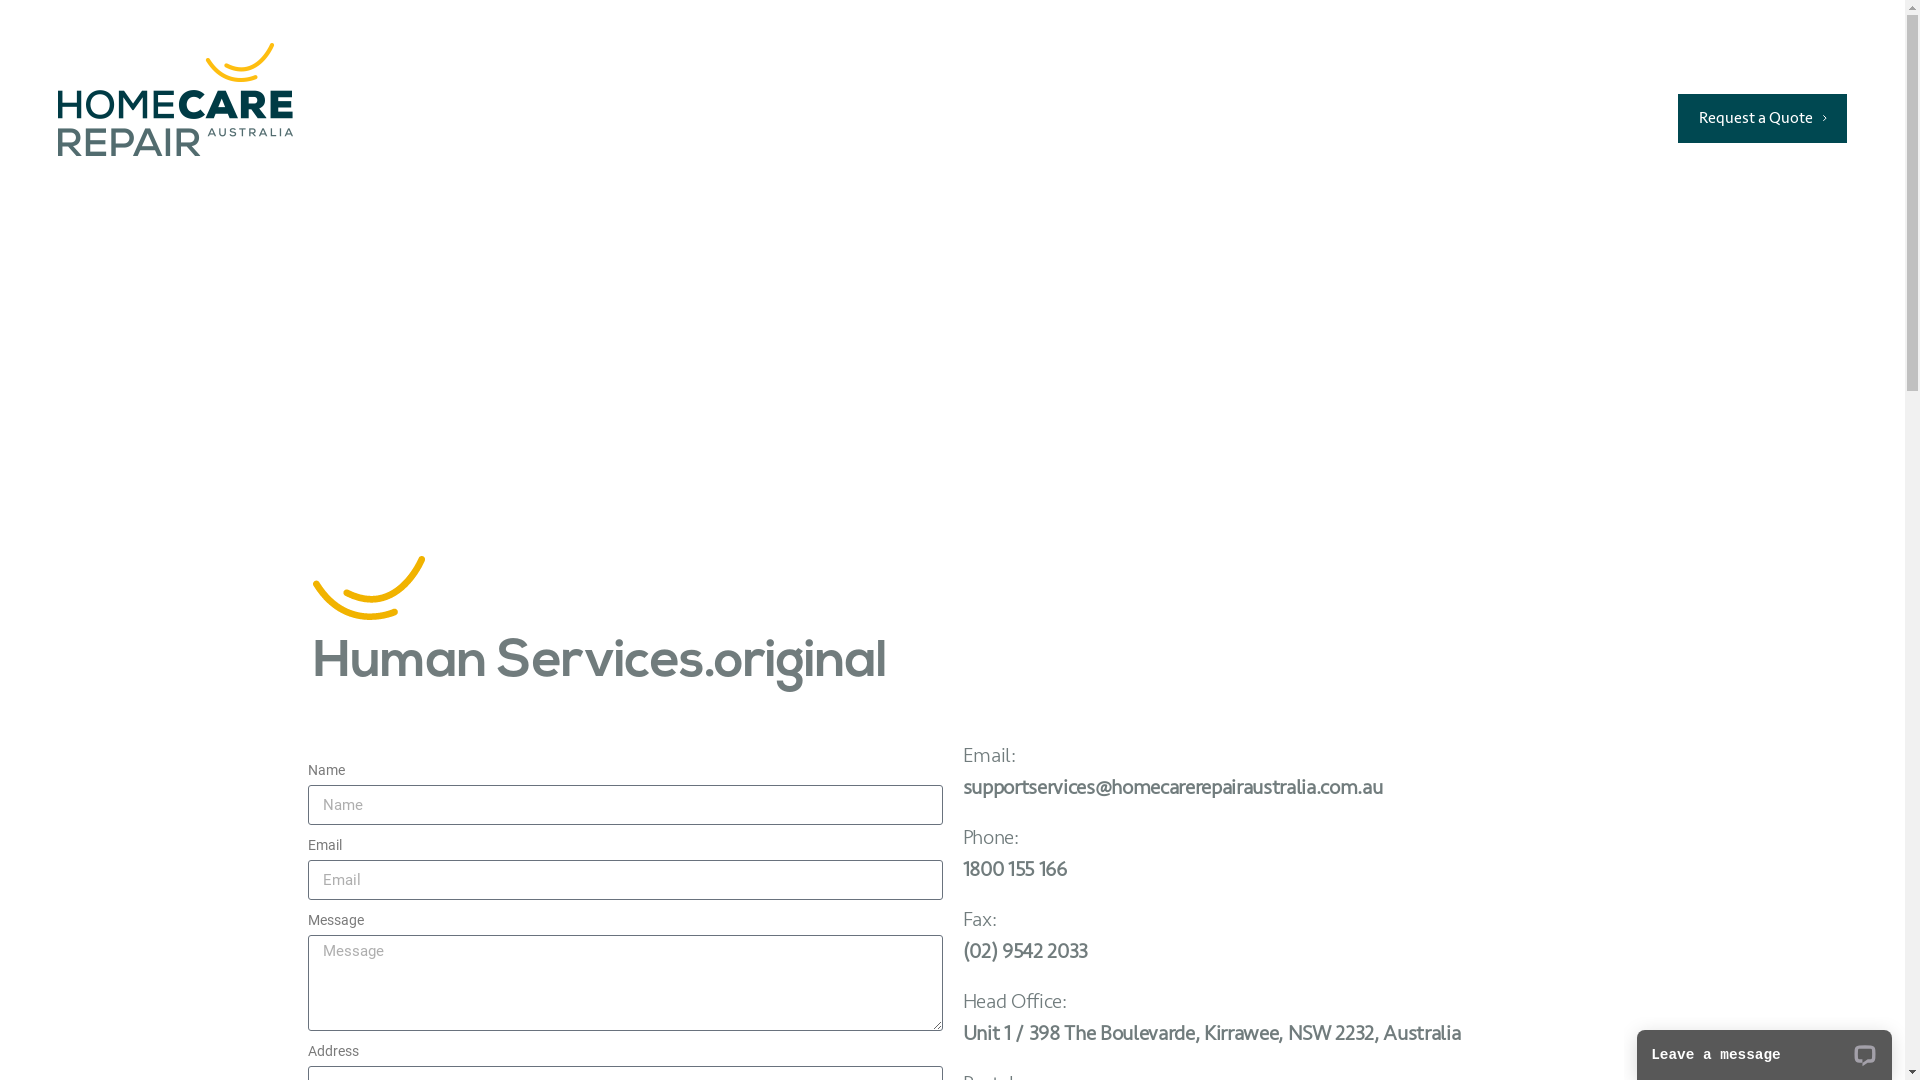 This screenshot has height=1080, width=1920. Describe the element at coordinates (1419, 117) in the screenshot. I see `'Contact'` at that location.